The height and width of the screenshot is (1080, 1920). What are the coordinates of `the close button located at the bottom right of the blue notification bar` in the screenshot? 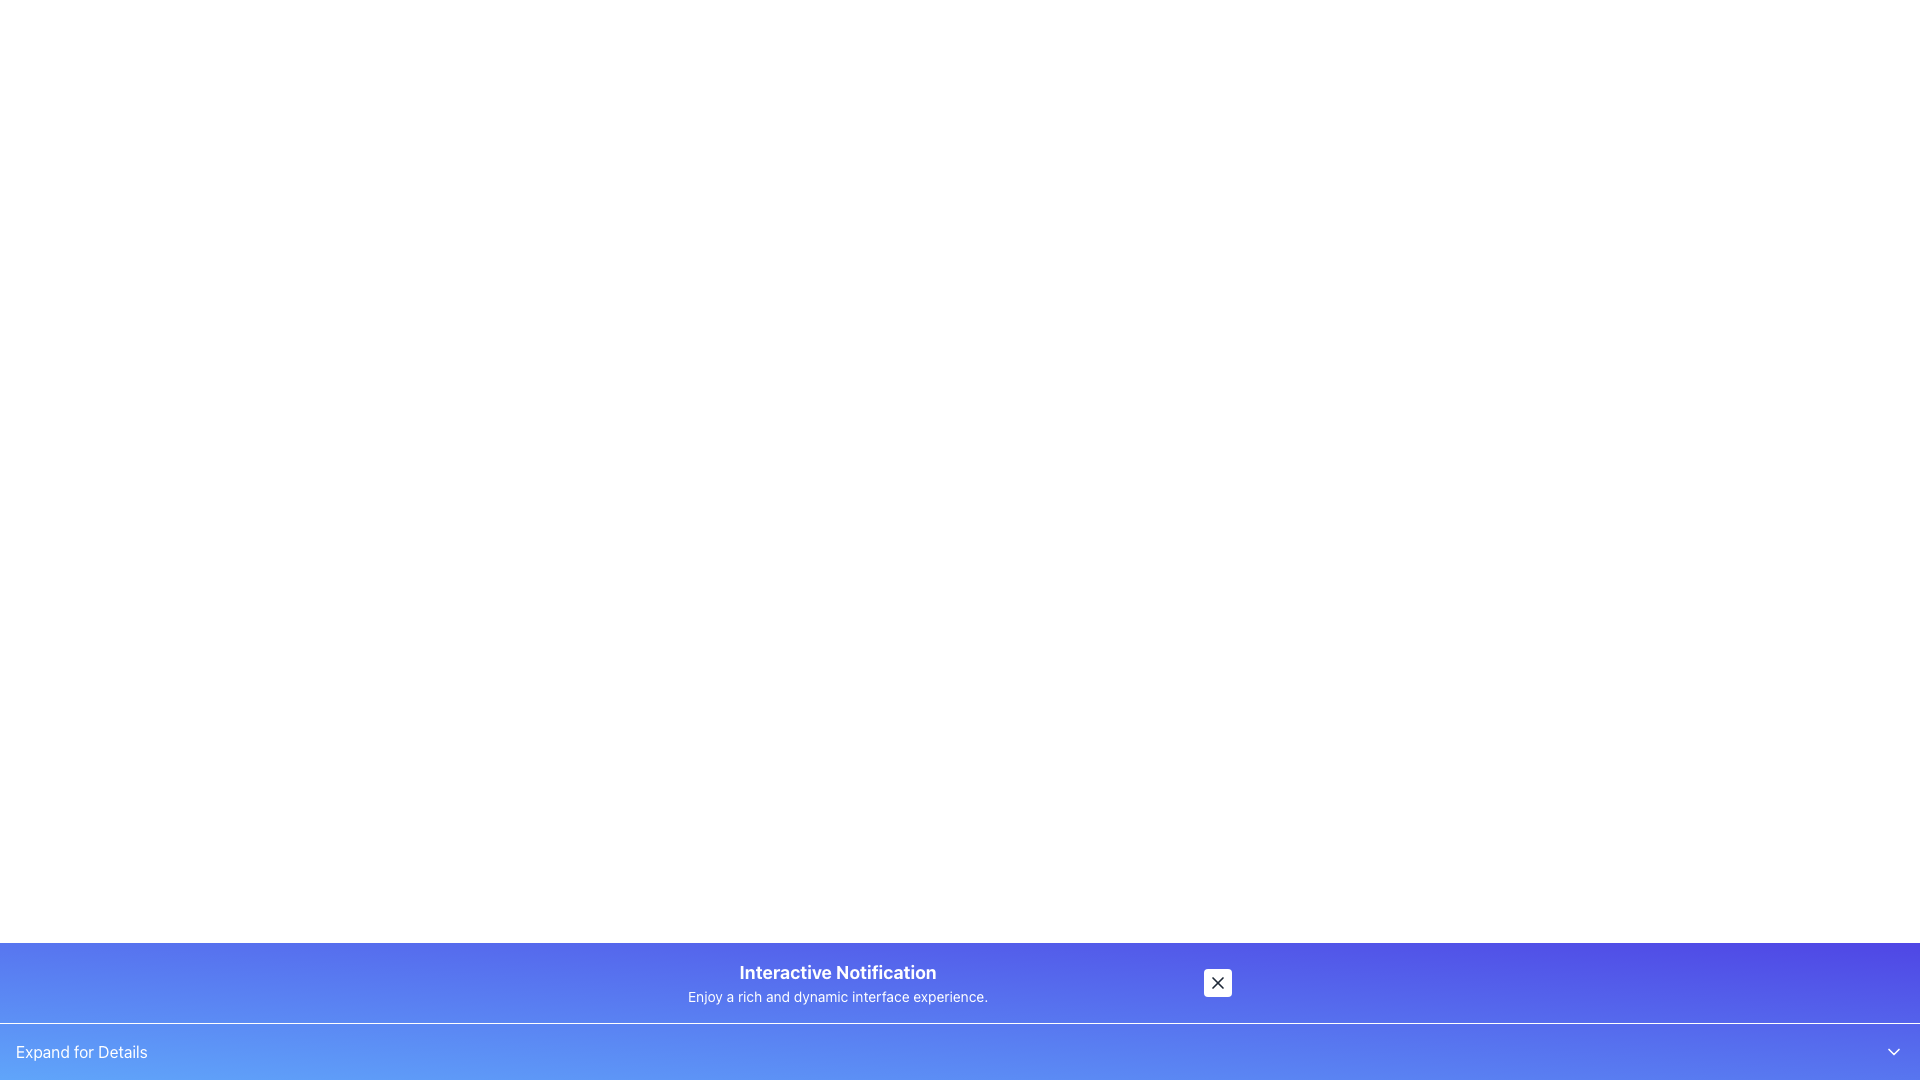 It's located at (1217, 982).